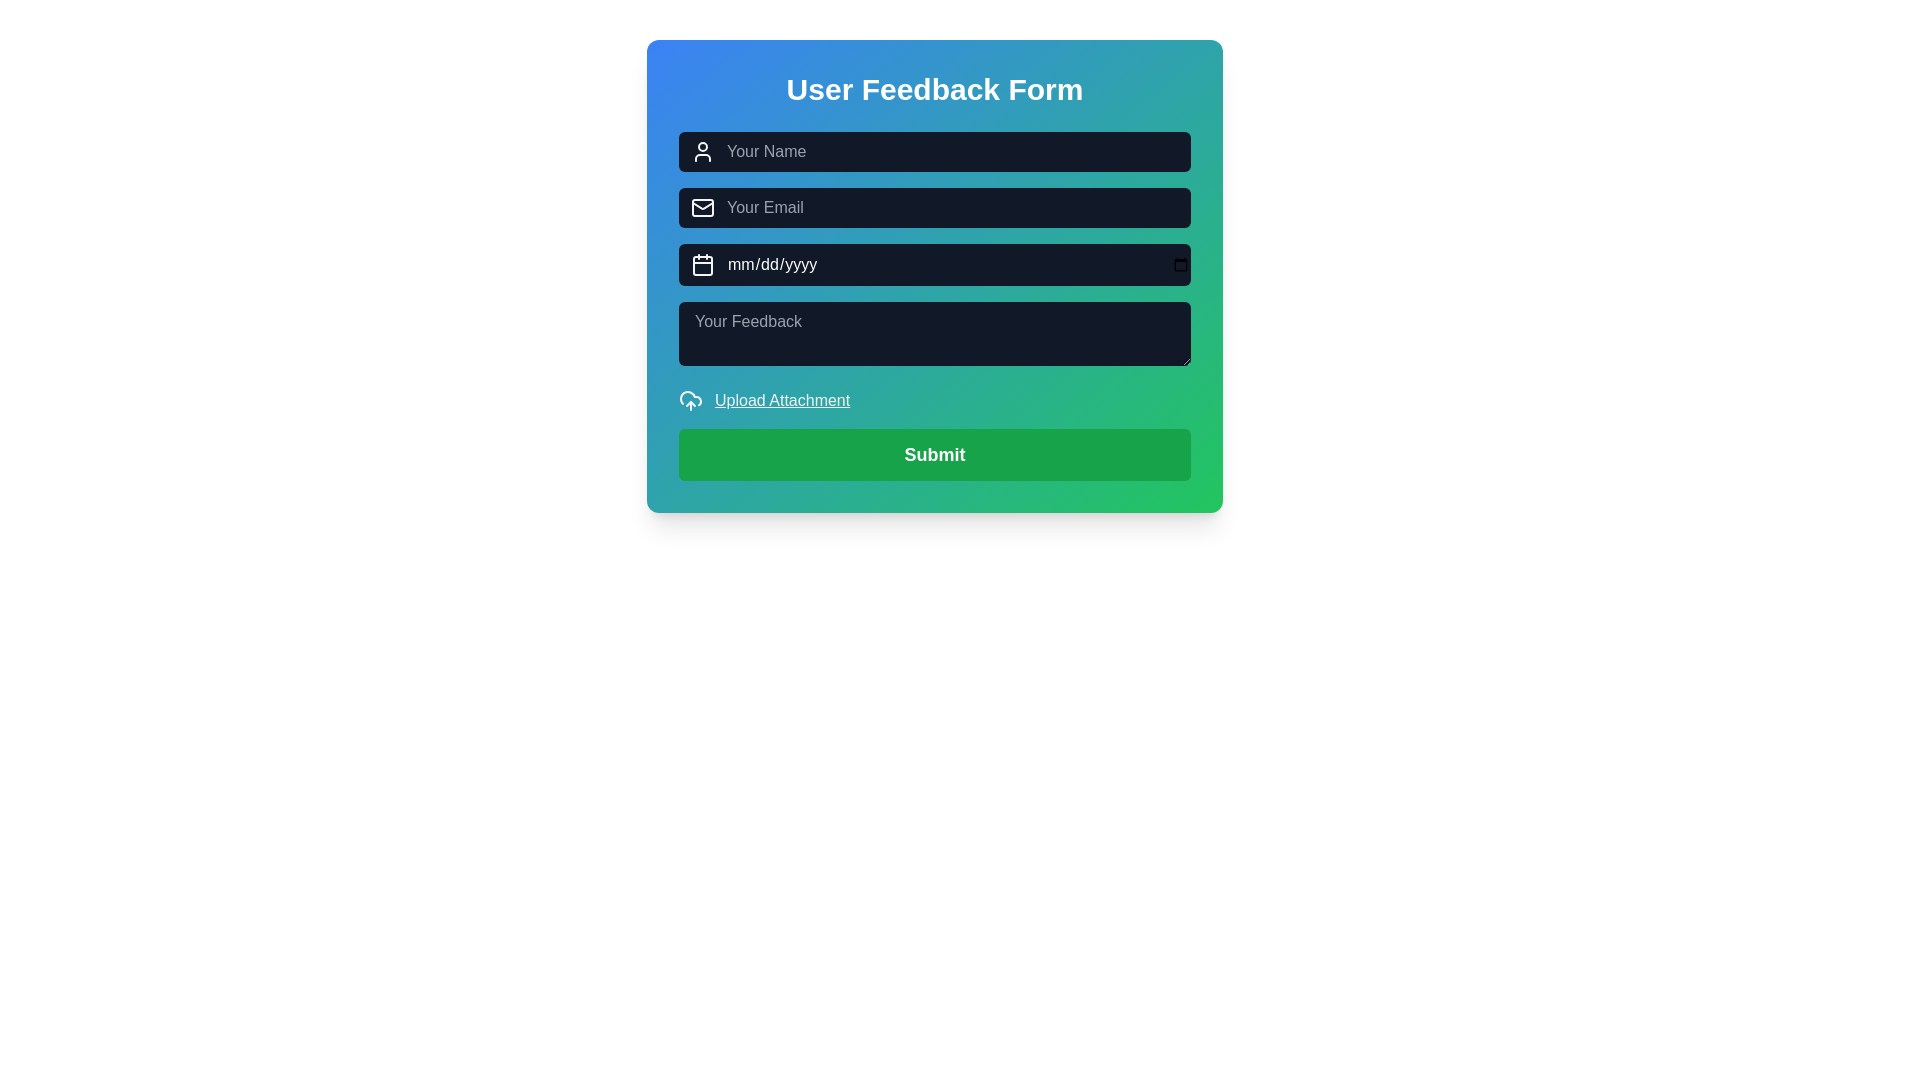 This screenshot has height=1080, width=1920. What do you see at coordinates (934, 306) in the screenshot?
I see `the text input field for user feedback located below the date input field labeled 'mm/dd/yyyy' and above the 'Upload Attachment' link` at bounding box center [934, 306].